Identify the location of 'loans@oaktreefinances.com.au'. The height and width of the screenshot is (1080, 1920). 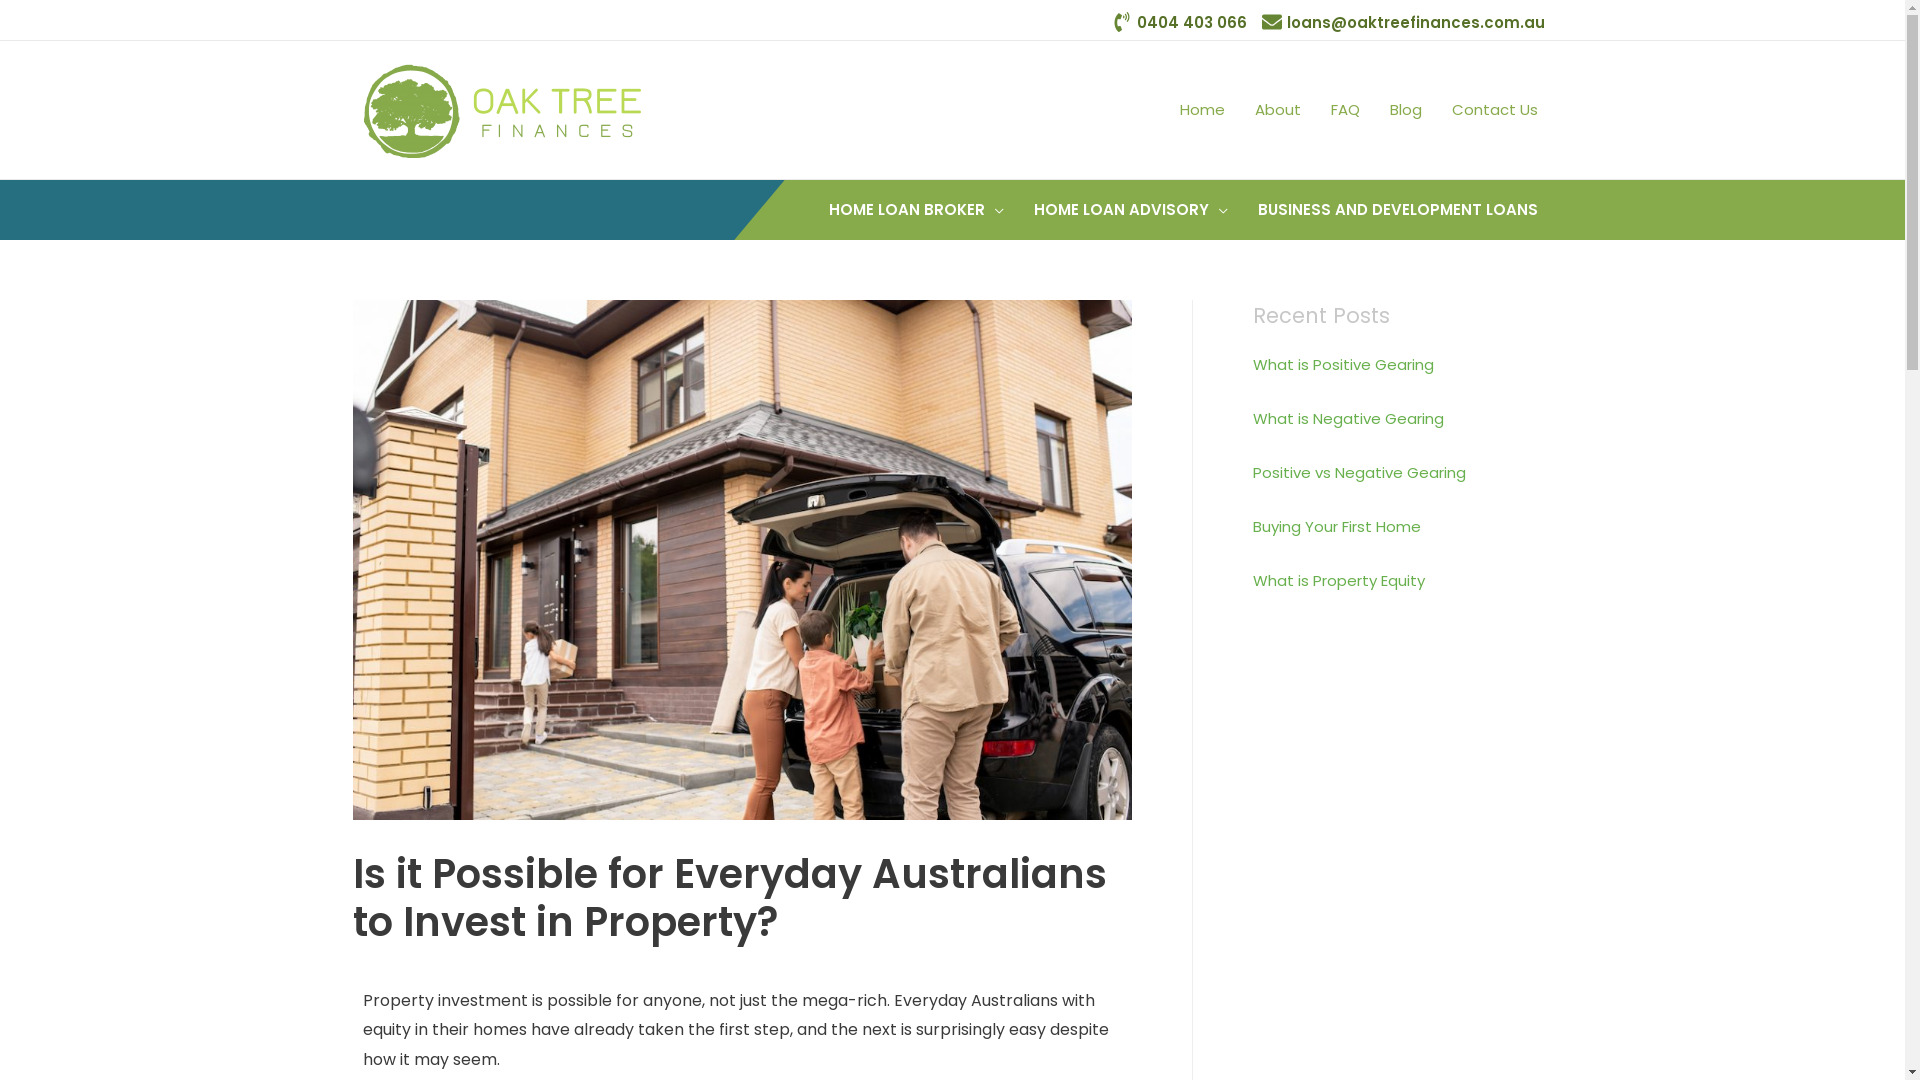
(1402, 22).